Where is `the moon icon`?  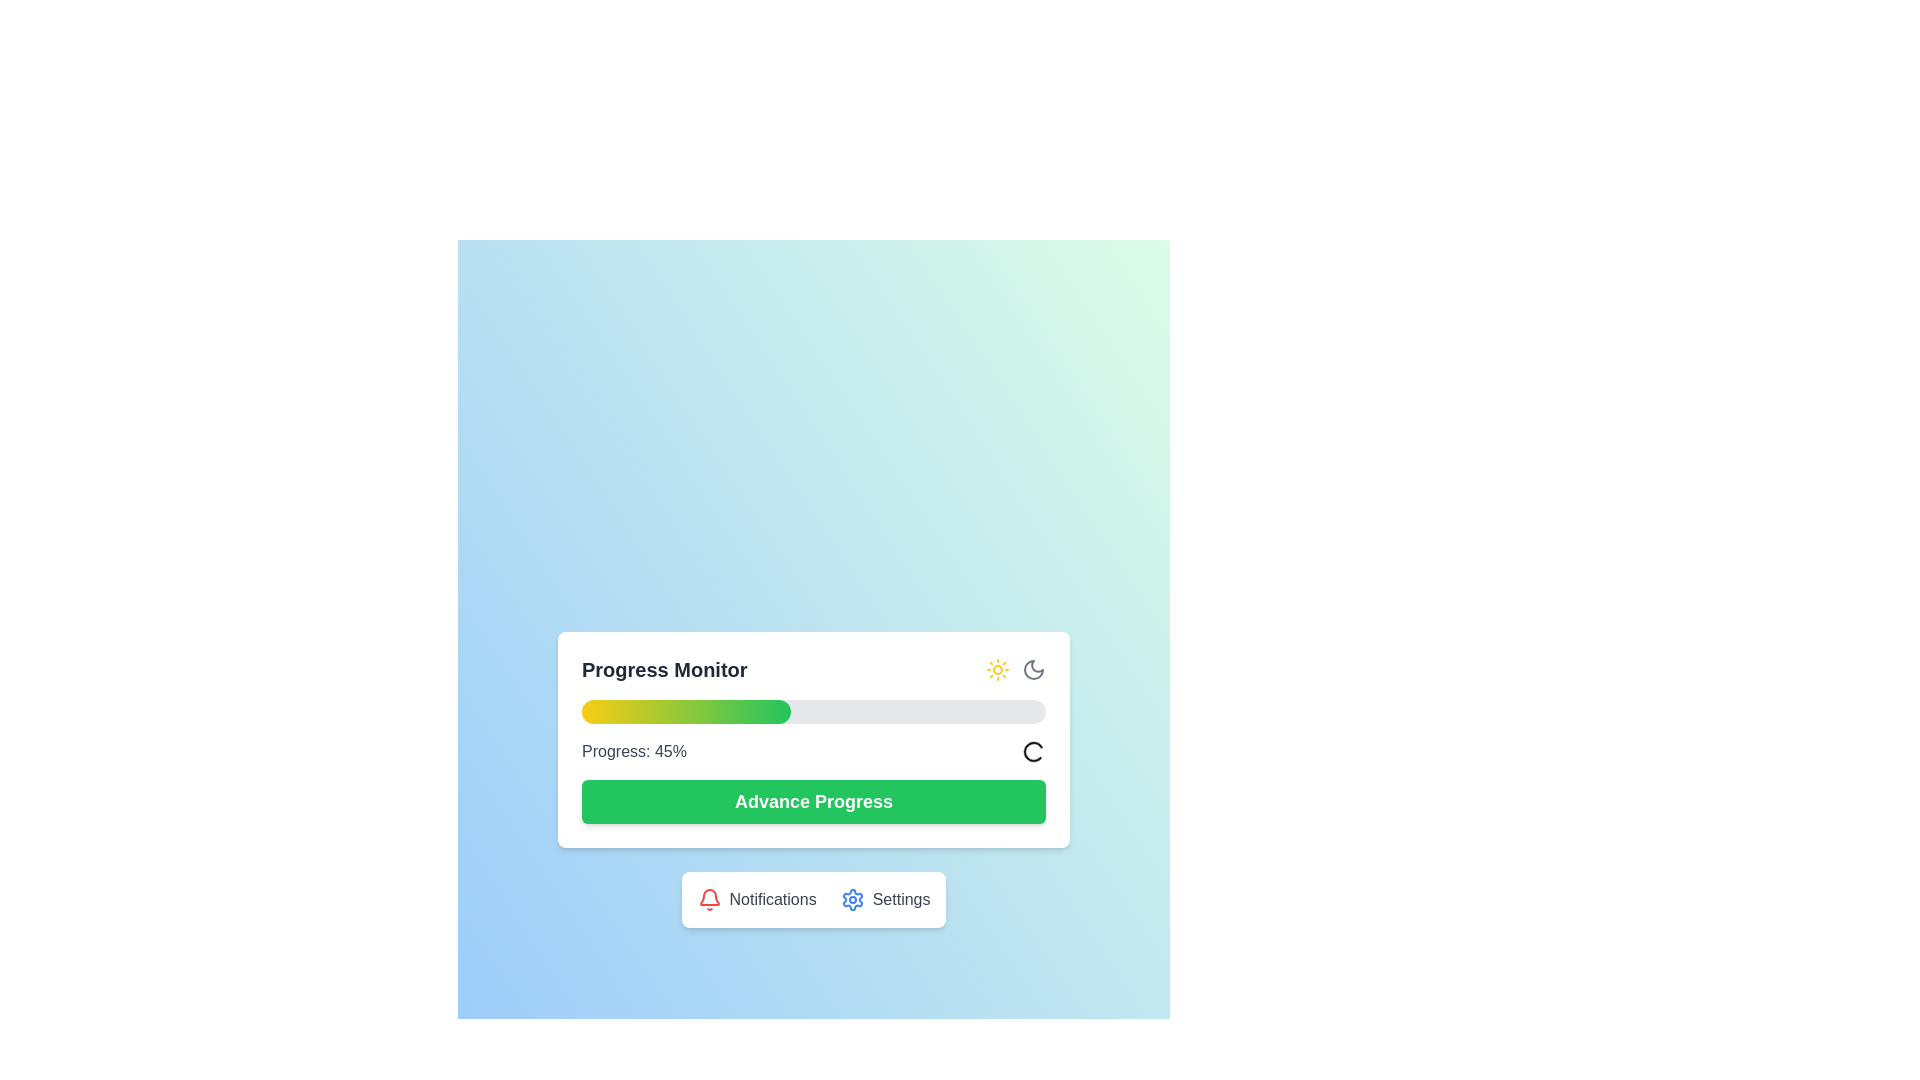 the moon icon is located at coordinates (1033, 670).